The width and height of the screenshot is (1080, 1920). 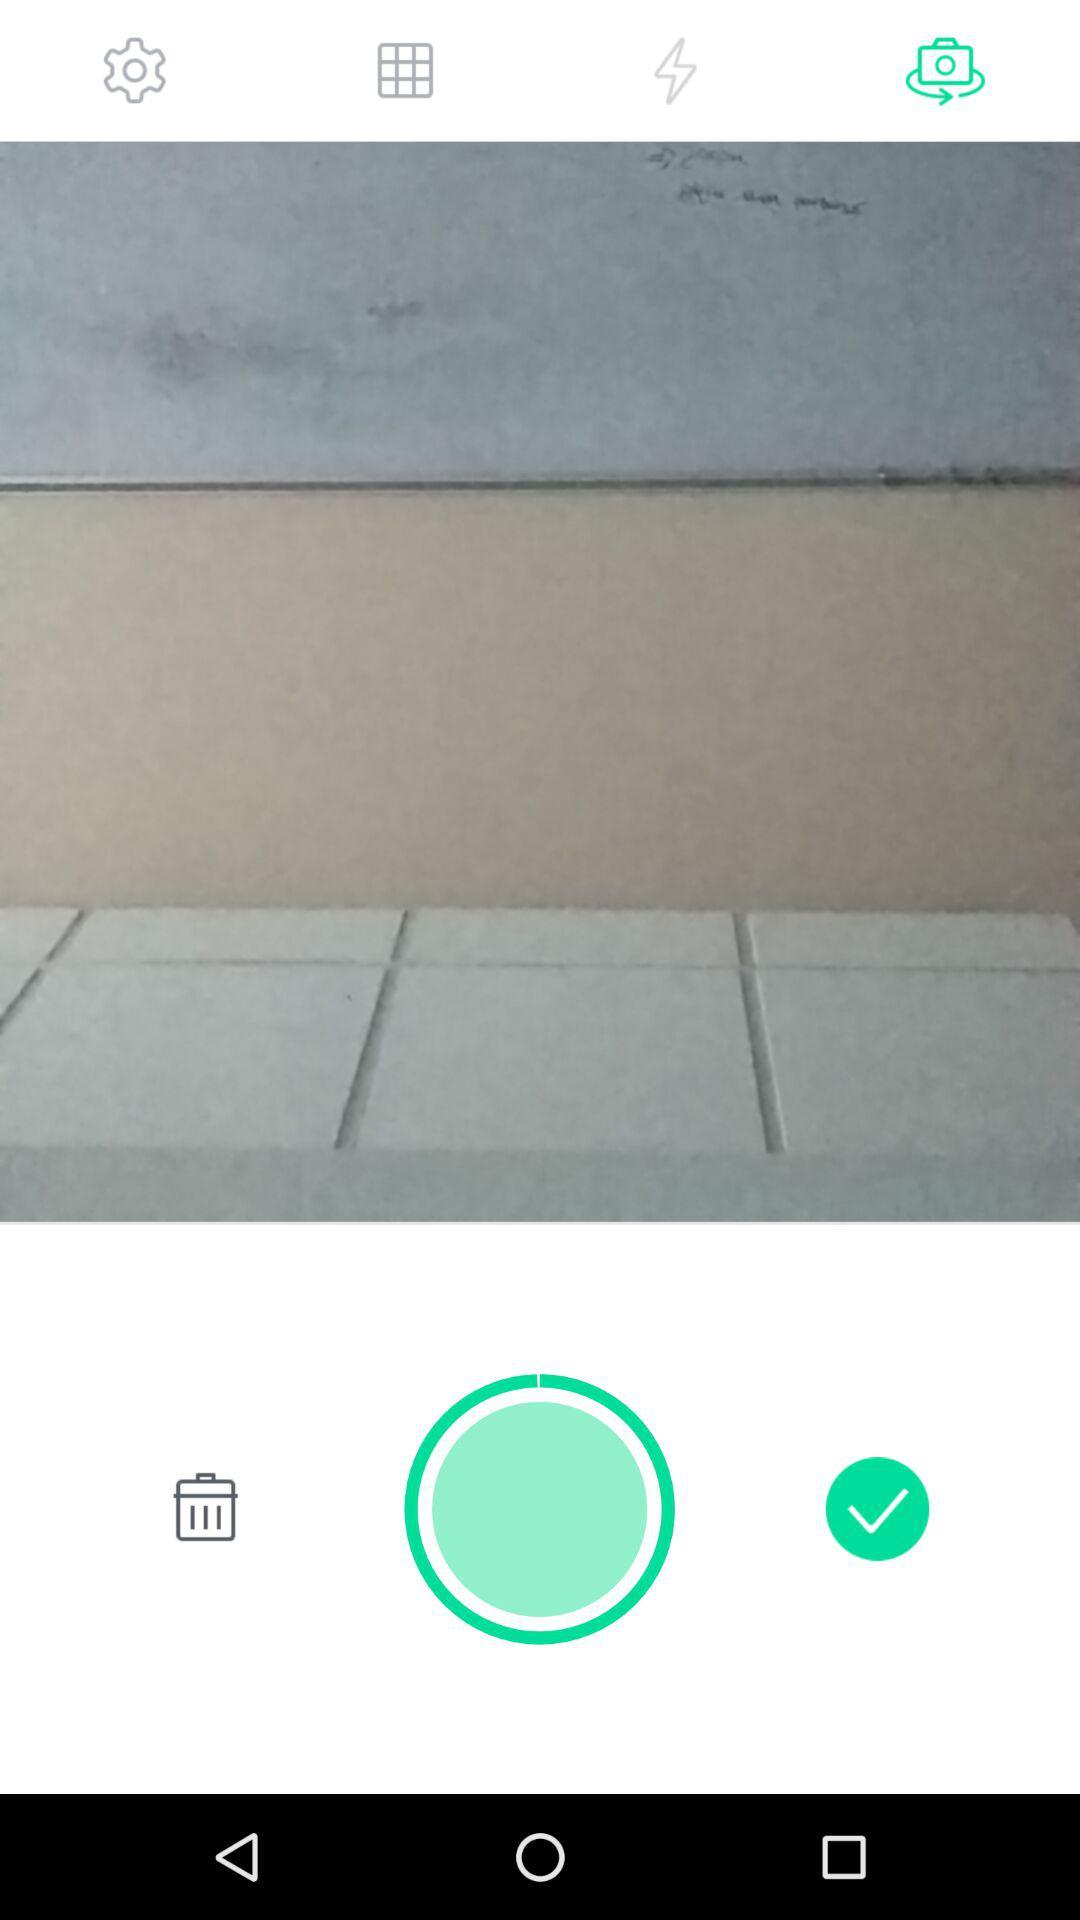 What do you see at coordinates (876, 1614) in the screenshot?
I see `the check icon` at bounding box center [876, 1614].